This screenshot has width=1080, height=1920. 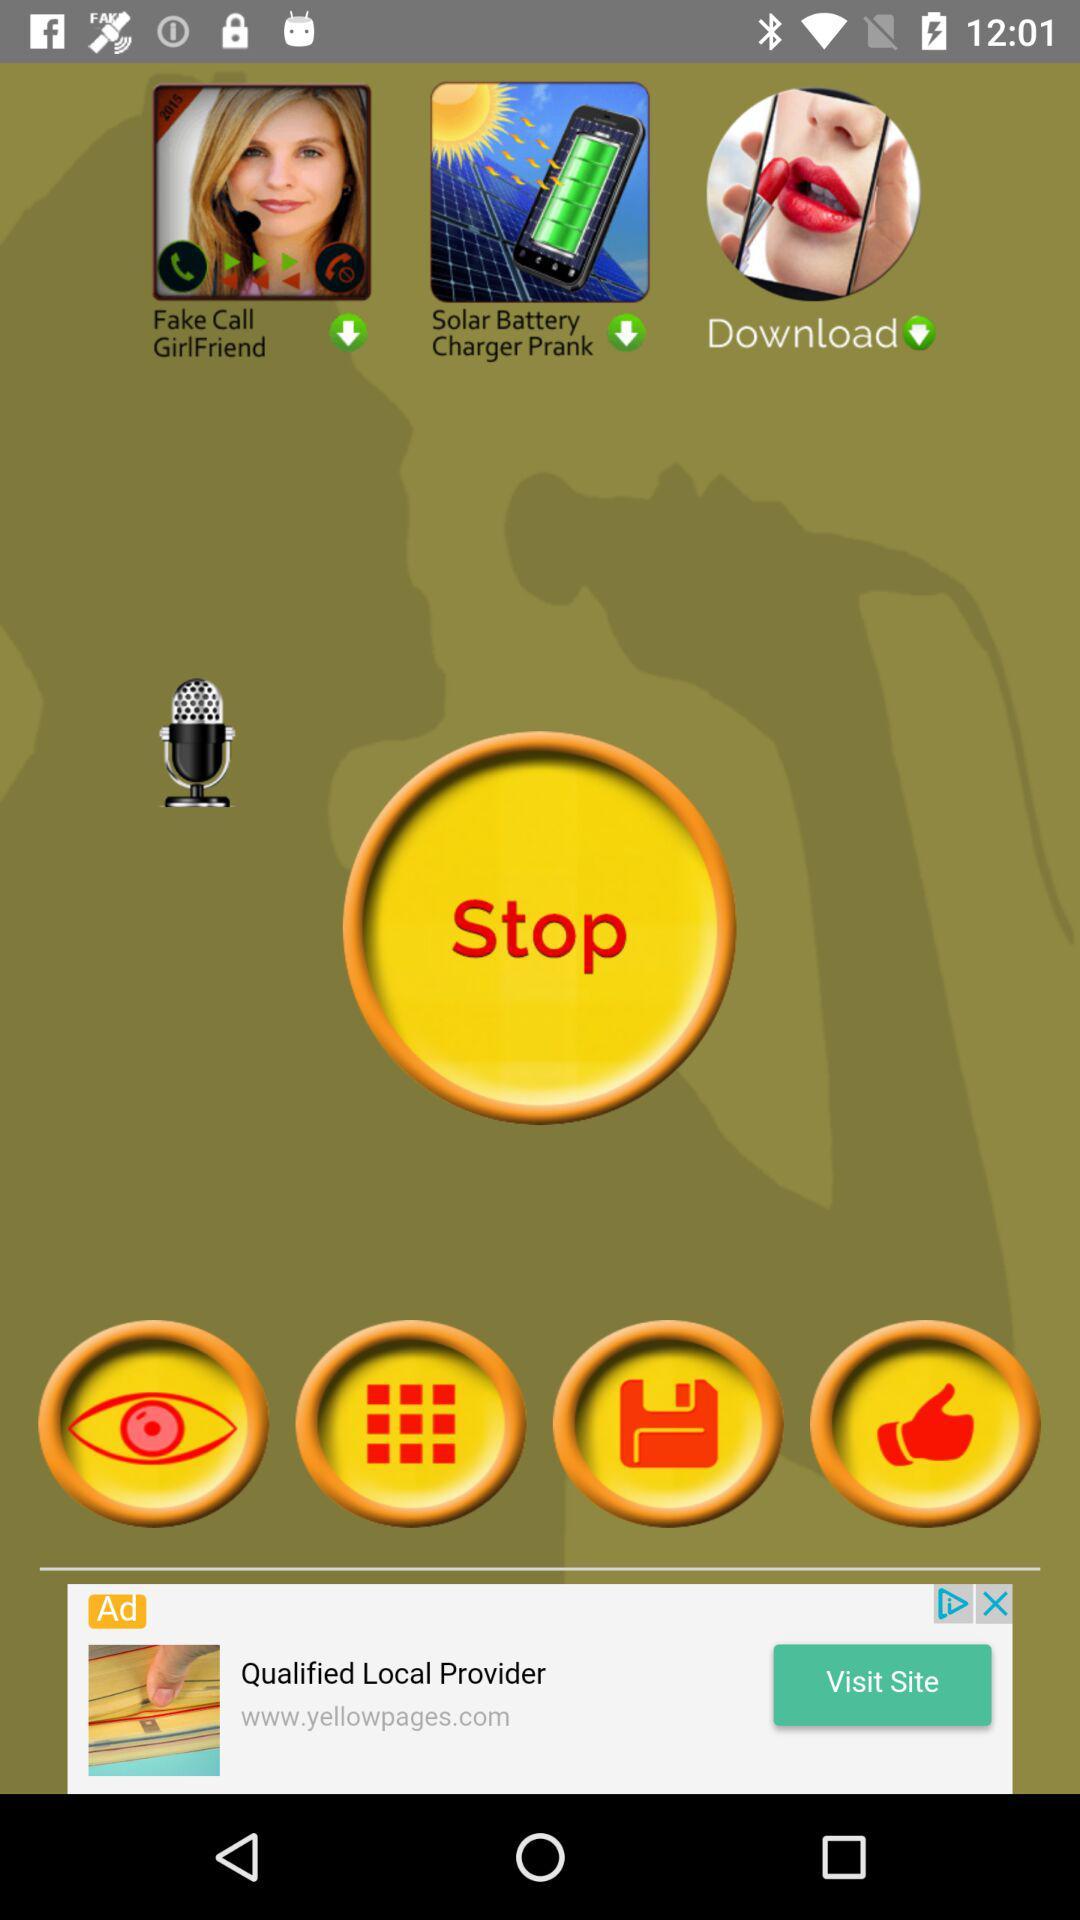 What do you see at coordinates (538, 927) in the screenshot?
I see `stop the recording` at bounding box center [538, 927].